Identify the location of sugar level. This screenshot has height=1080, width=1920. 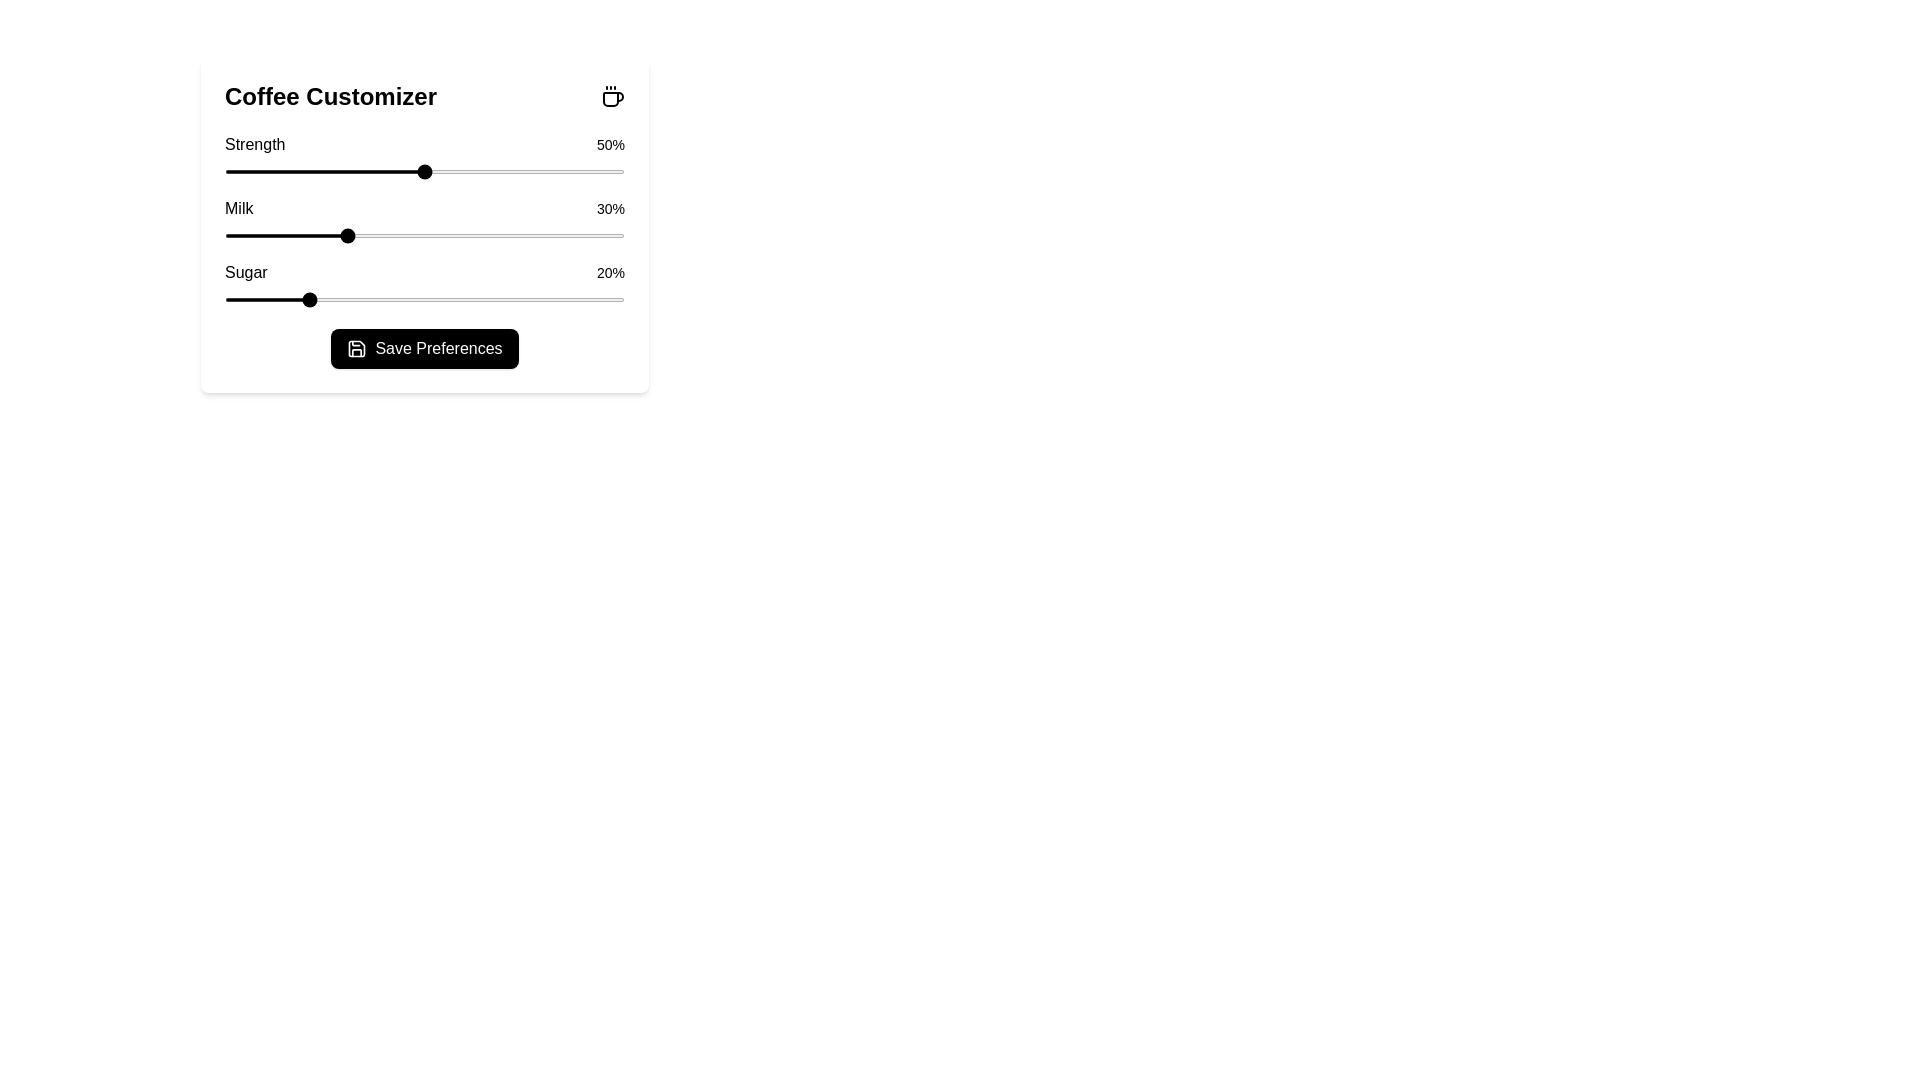
(276, 300).